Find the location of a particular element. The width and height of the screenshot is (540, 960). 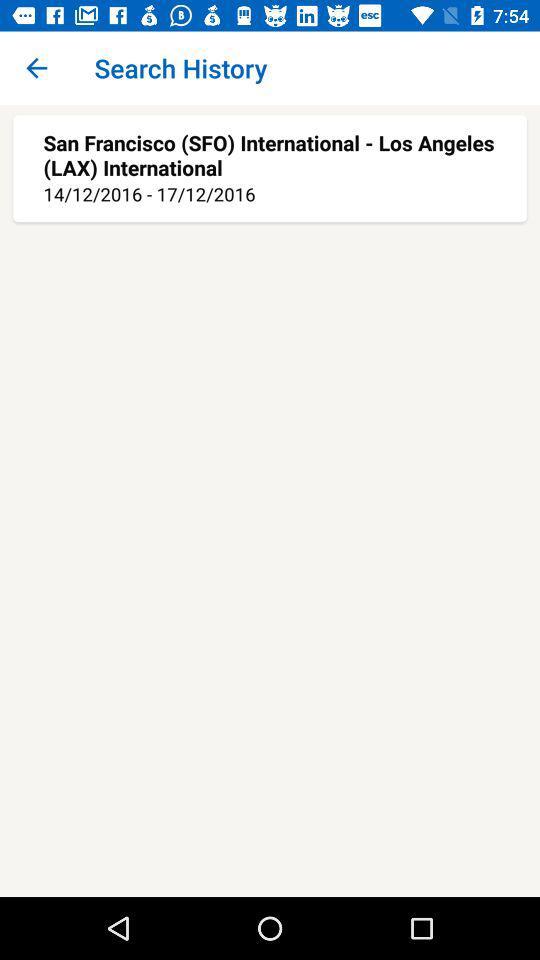

item above 14 12 2016 item is located at coordinates (270, 154).